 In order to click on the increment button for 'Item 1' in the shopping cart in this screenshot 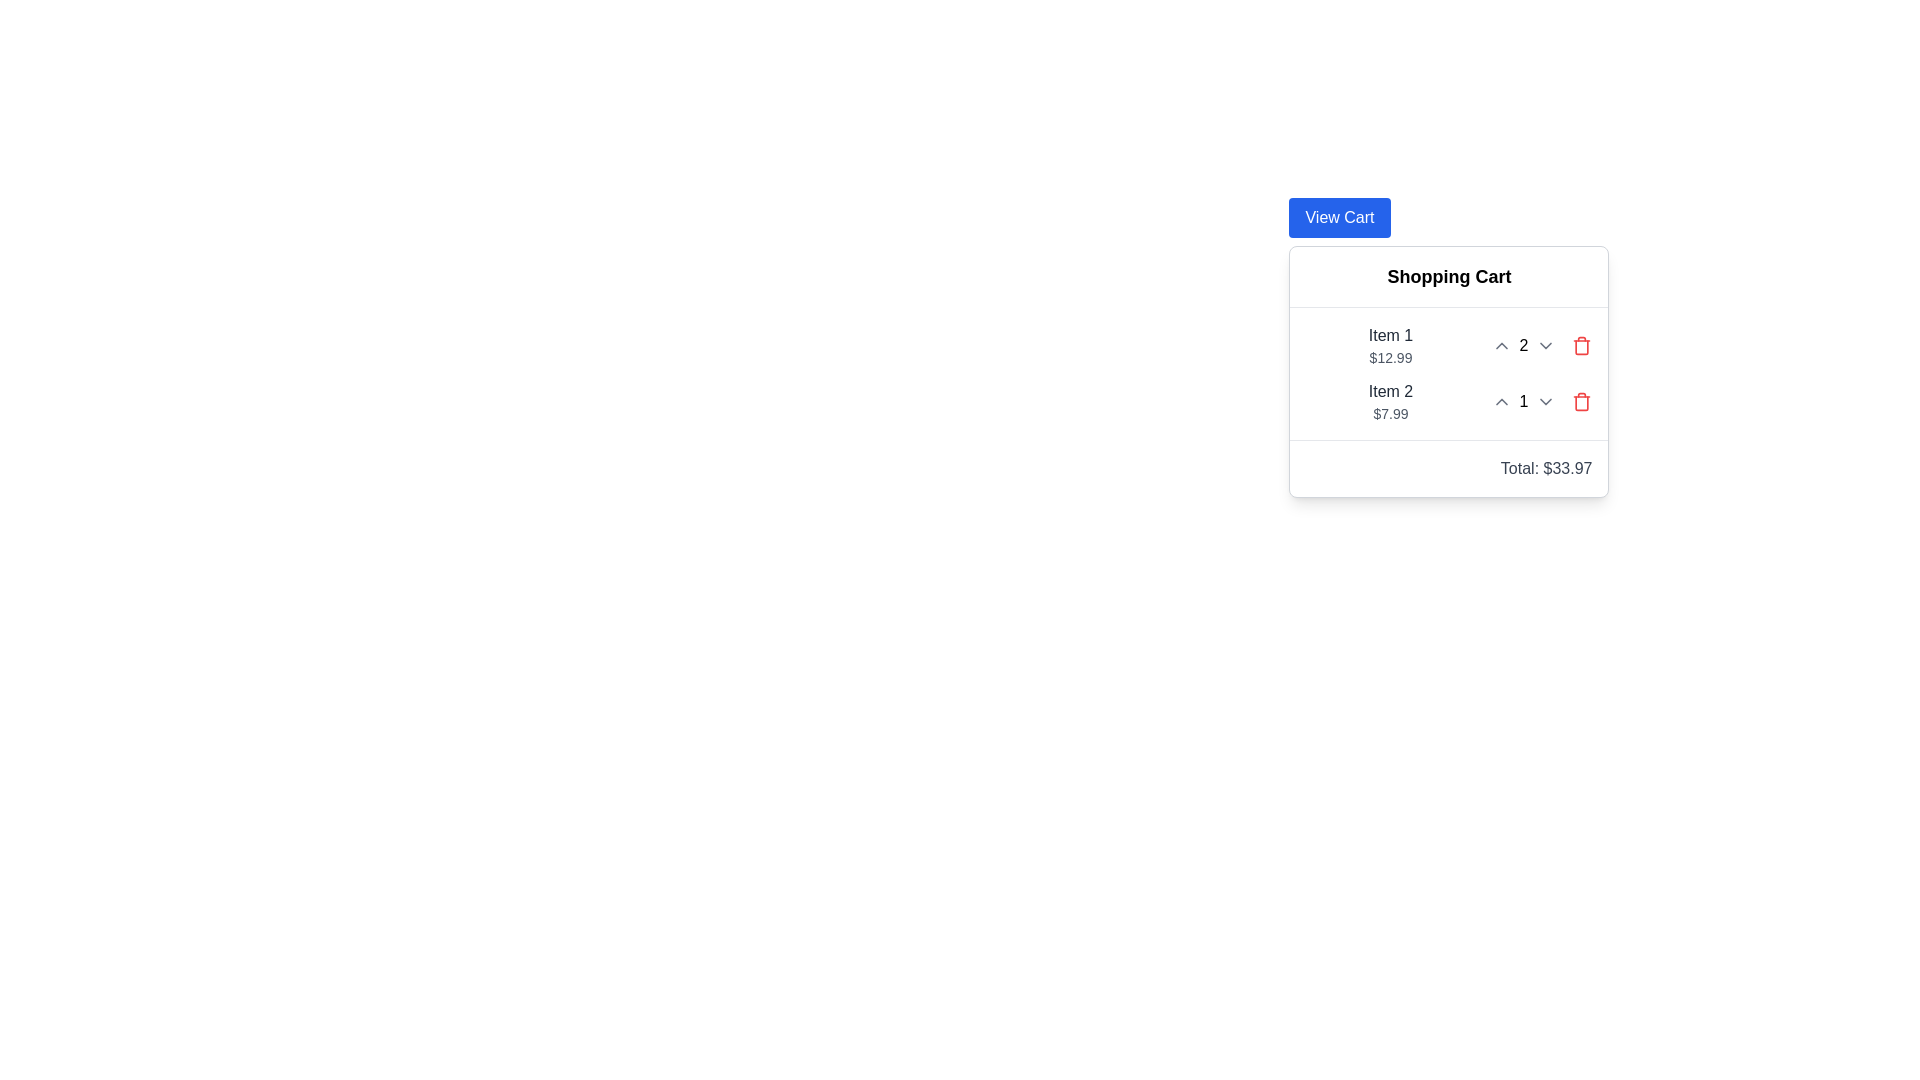, I will do `click(1501, 345)`.